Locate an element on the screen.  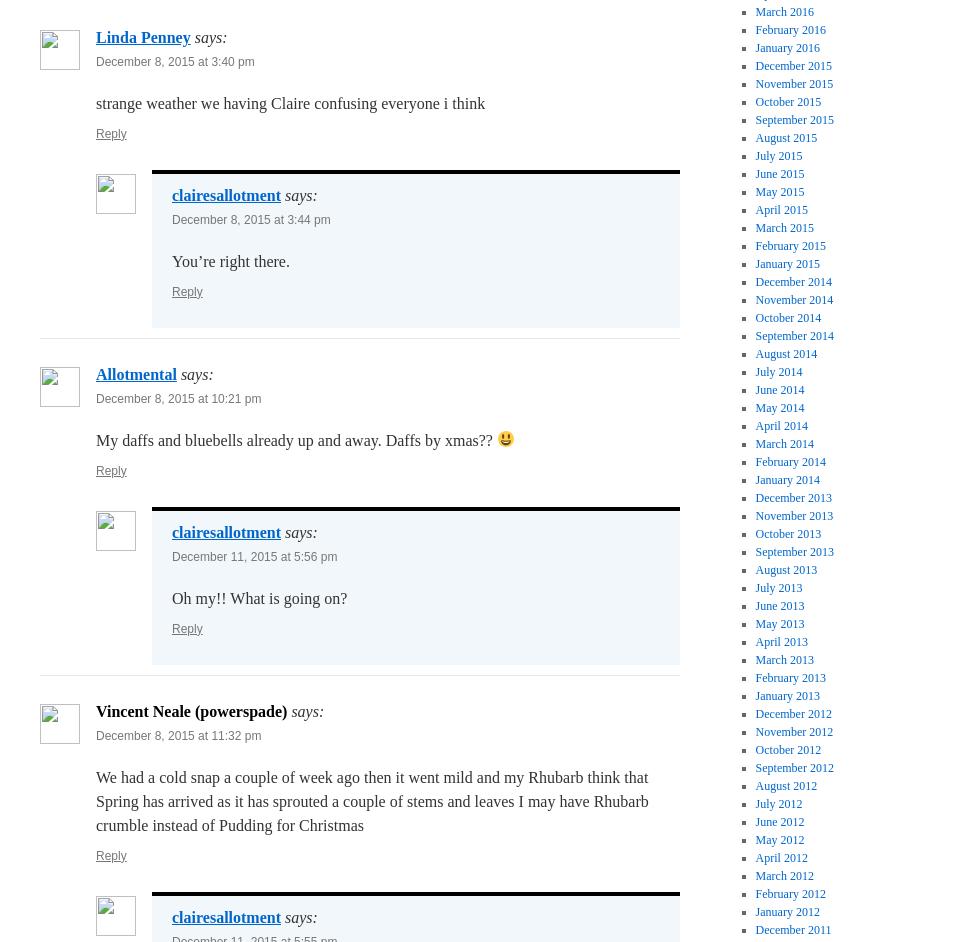
'March 2014' is located at coordinates (784, 442).